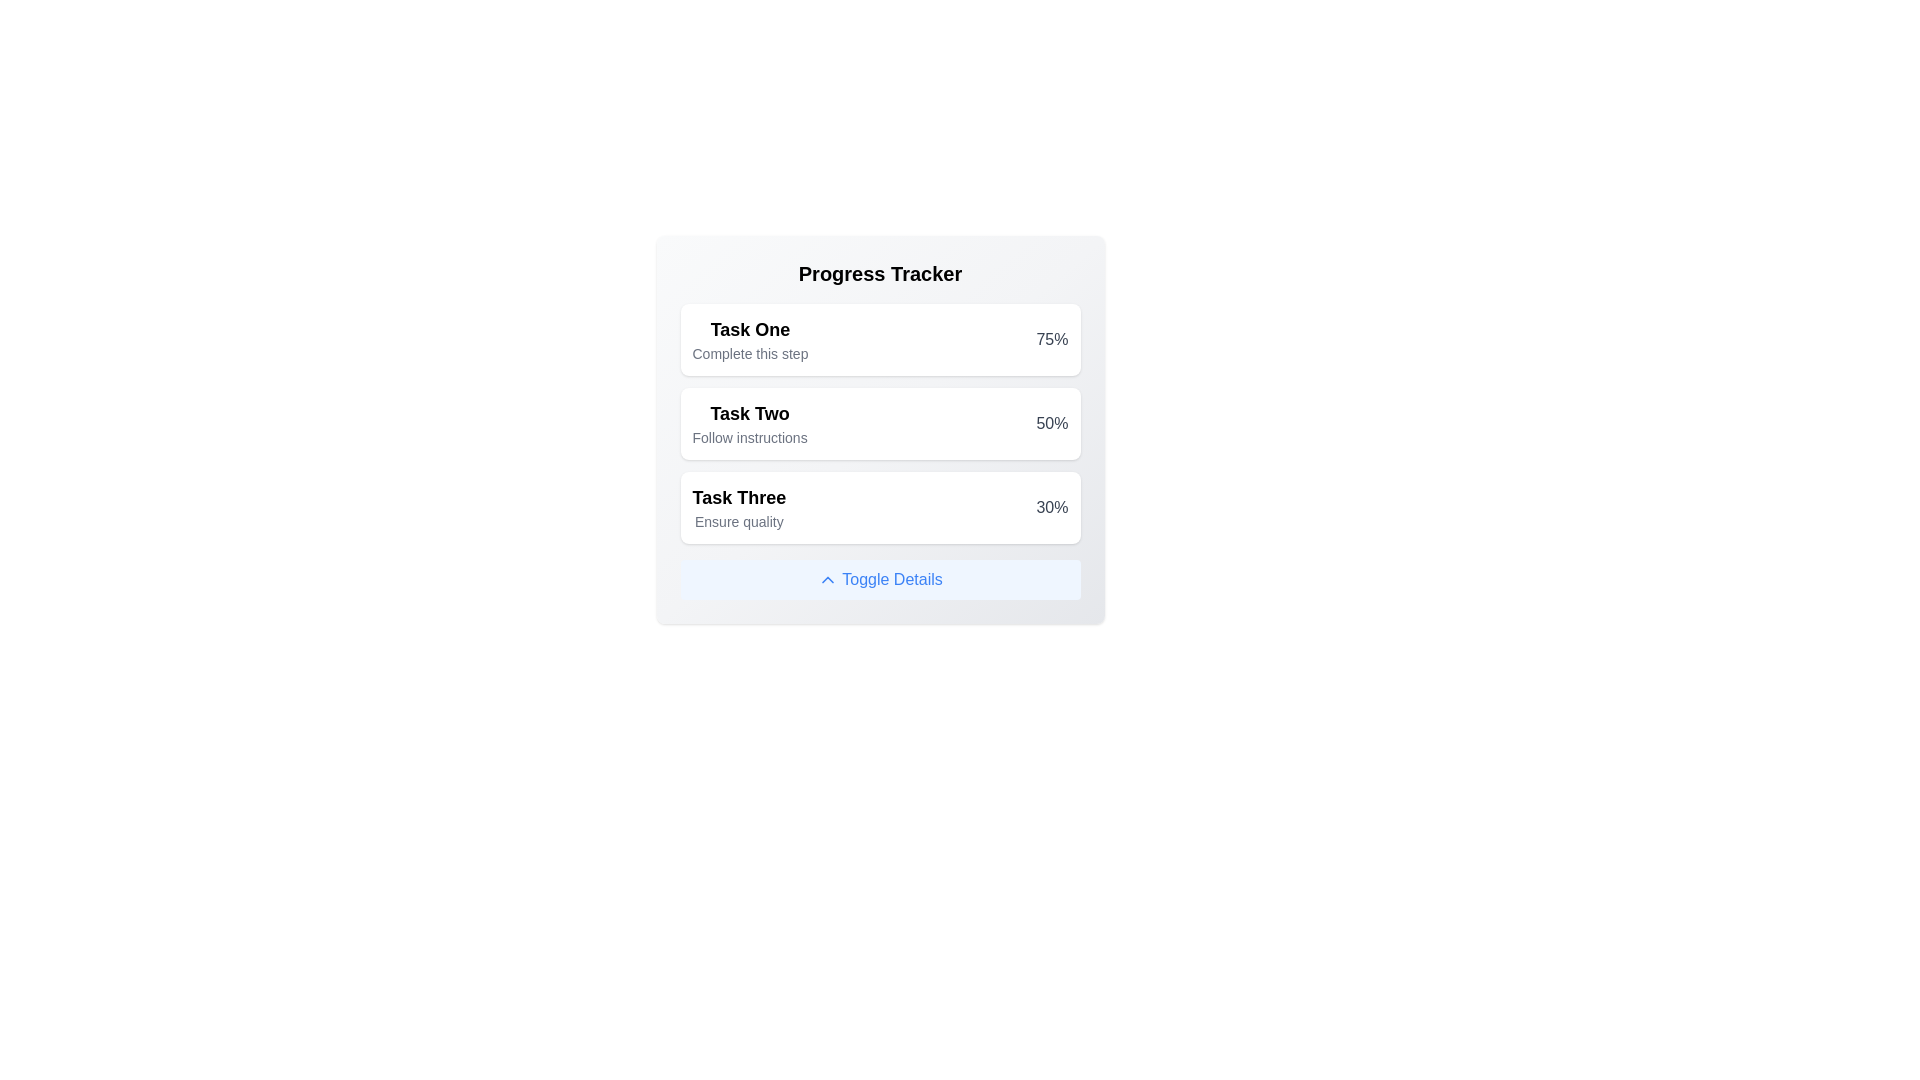 The image size is (1920, 1080). Describe the element at coordinates (880, 579) in the screenshot. I see `the 'Toggle Details' button to toggle the visibility of the details section` at that location.